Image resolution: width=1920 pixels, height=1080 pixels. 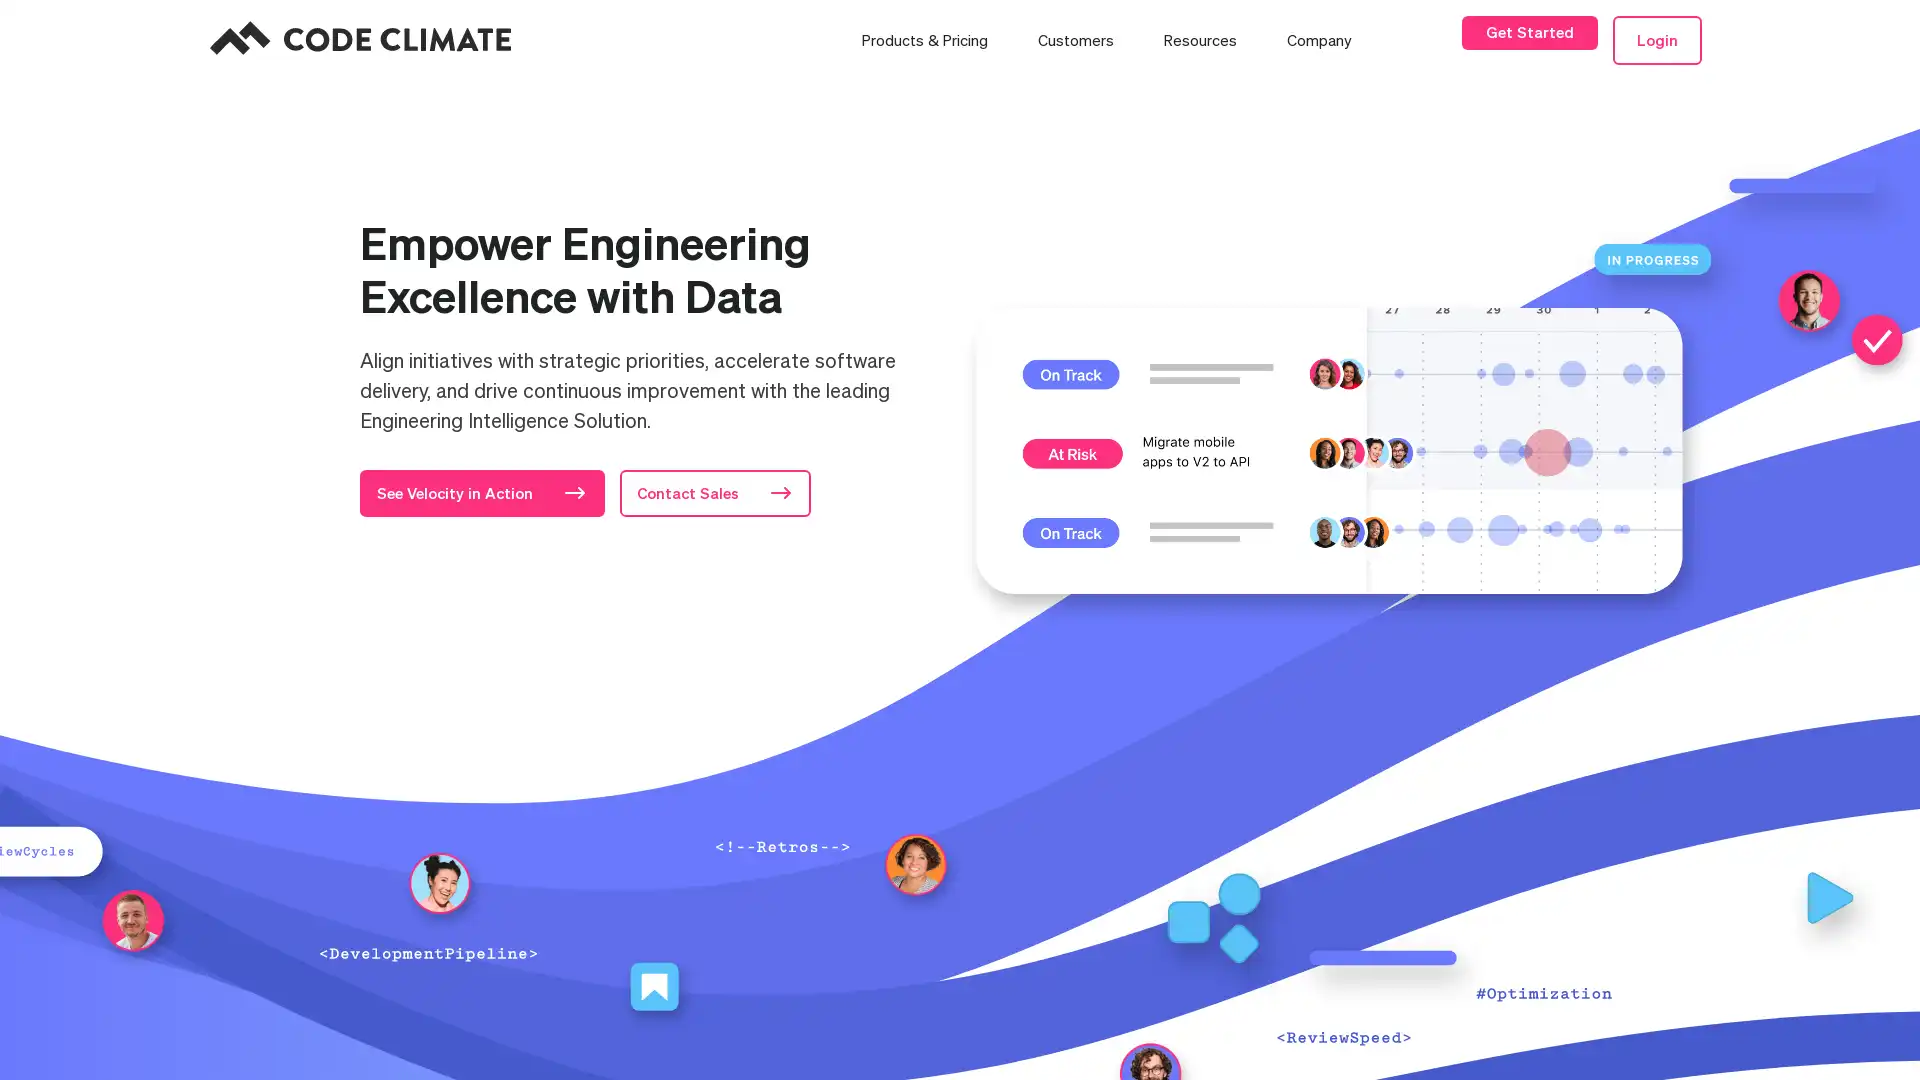 I want to click on Open Intercom Messenger, so click(x=1848, y=1029).